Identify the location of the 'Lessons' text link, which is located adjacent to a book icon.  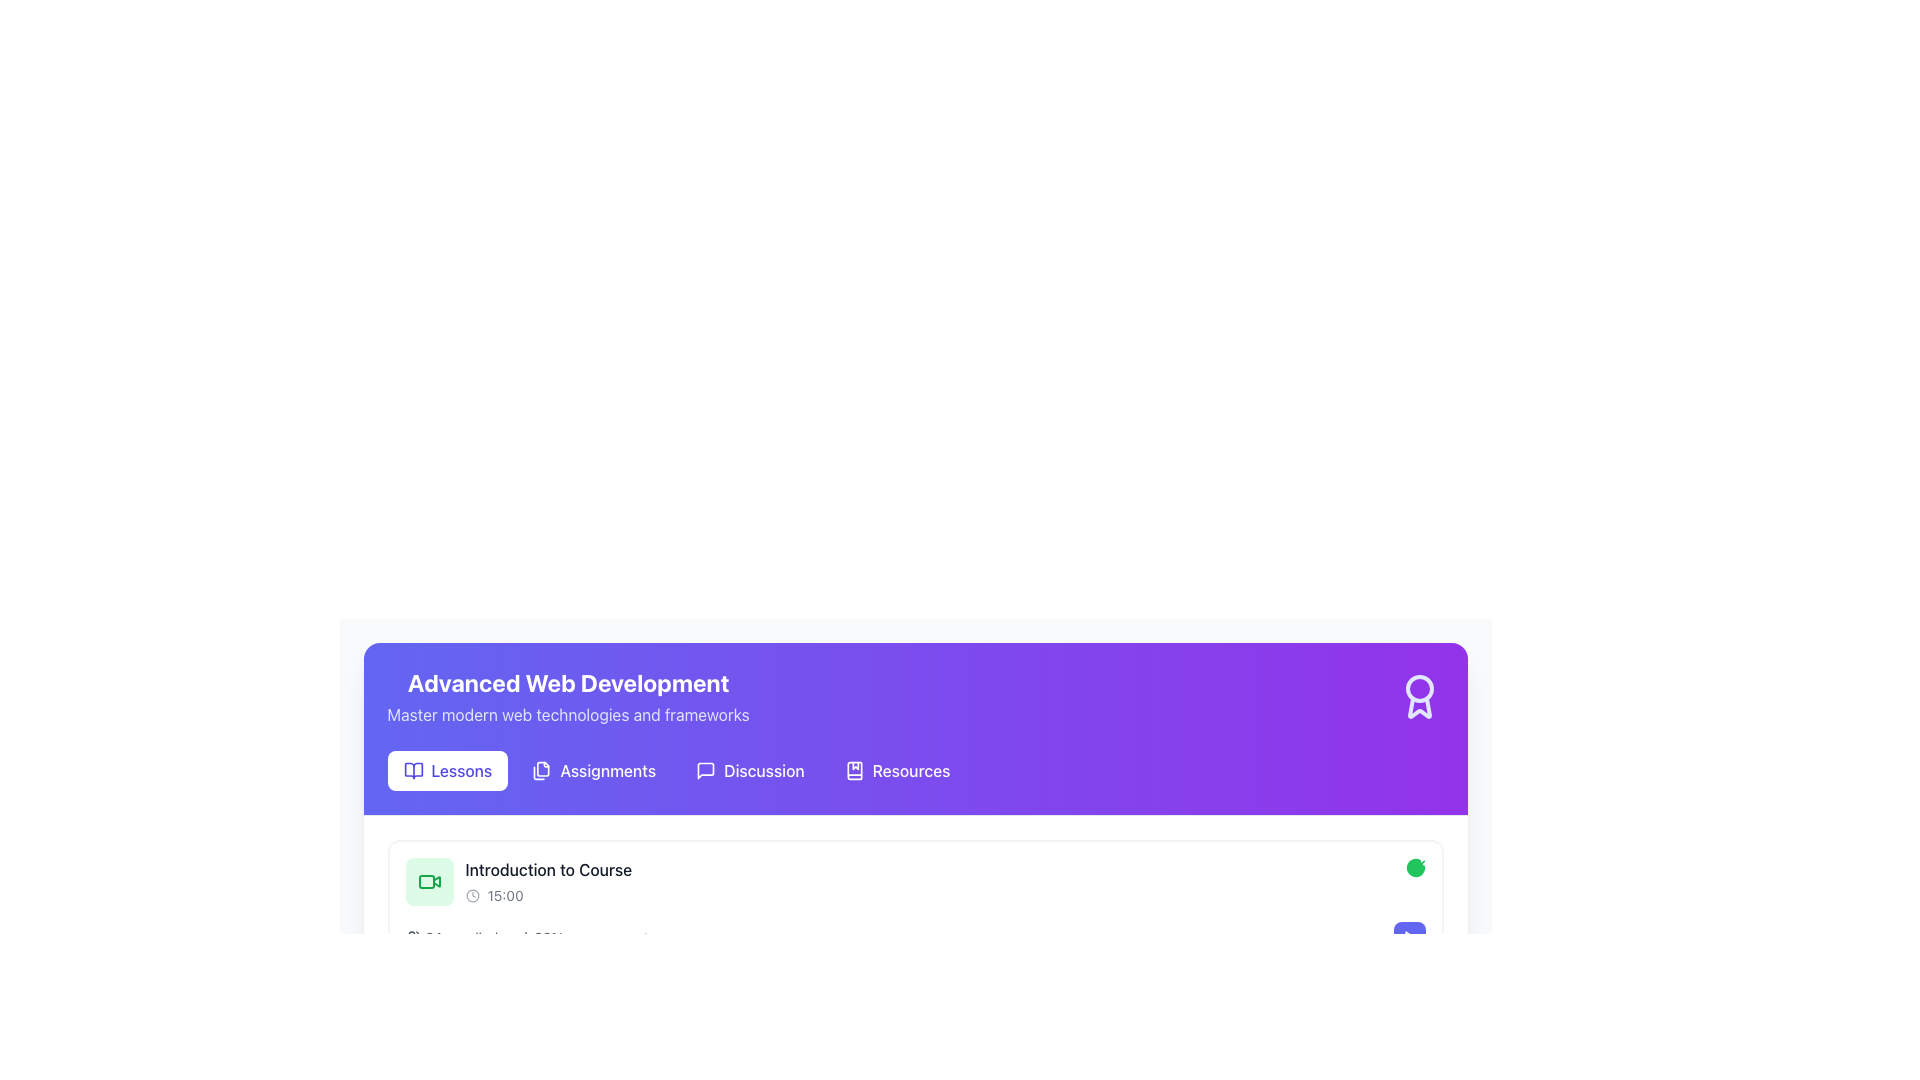
(460, 770).